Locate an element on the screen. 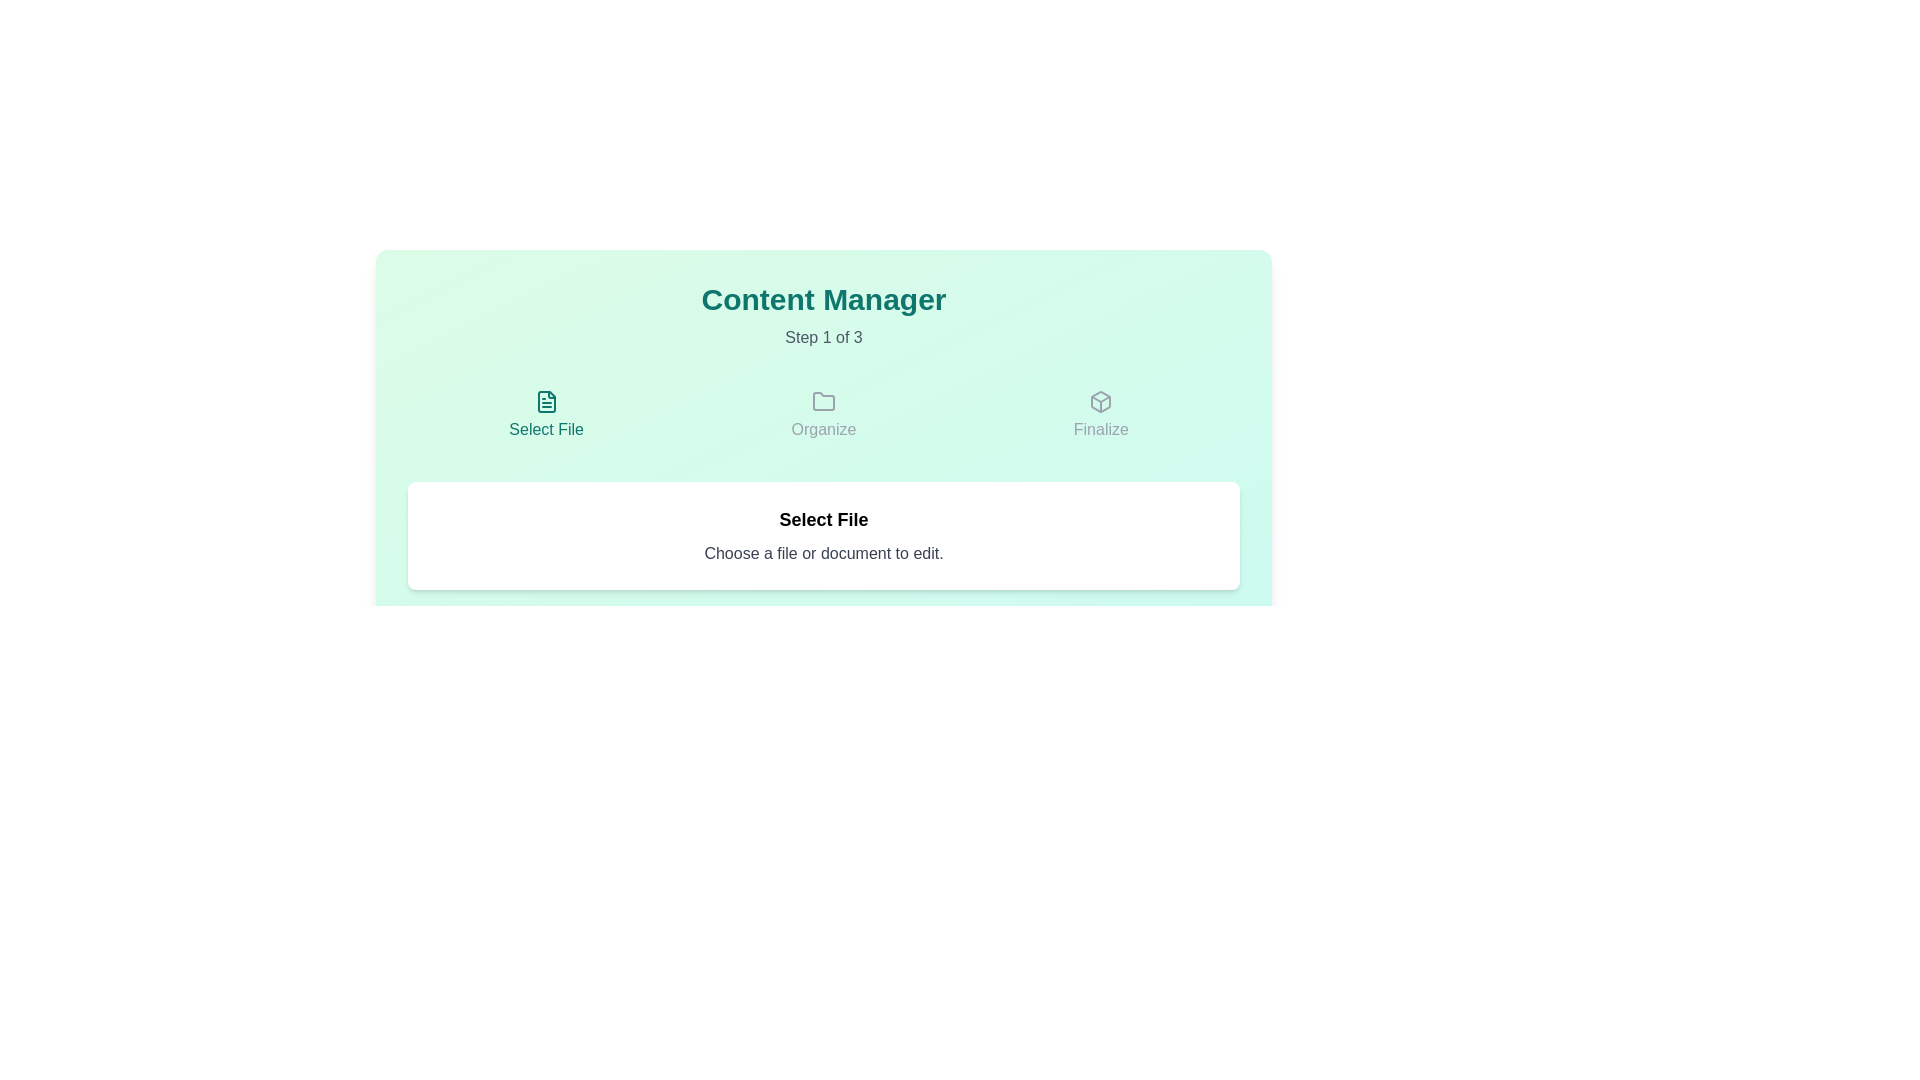 The image size is (1920, 1080). the 'Finalize' icon located at the right end of the horizontal row, which serves as a visual indicator or button for finalizing a process is located at coordinates (1100, 401).